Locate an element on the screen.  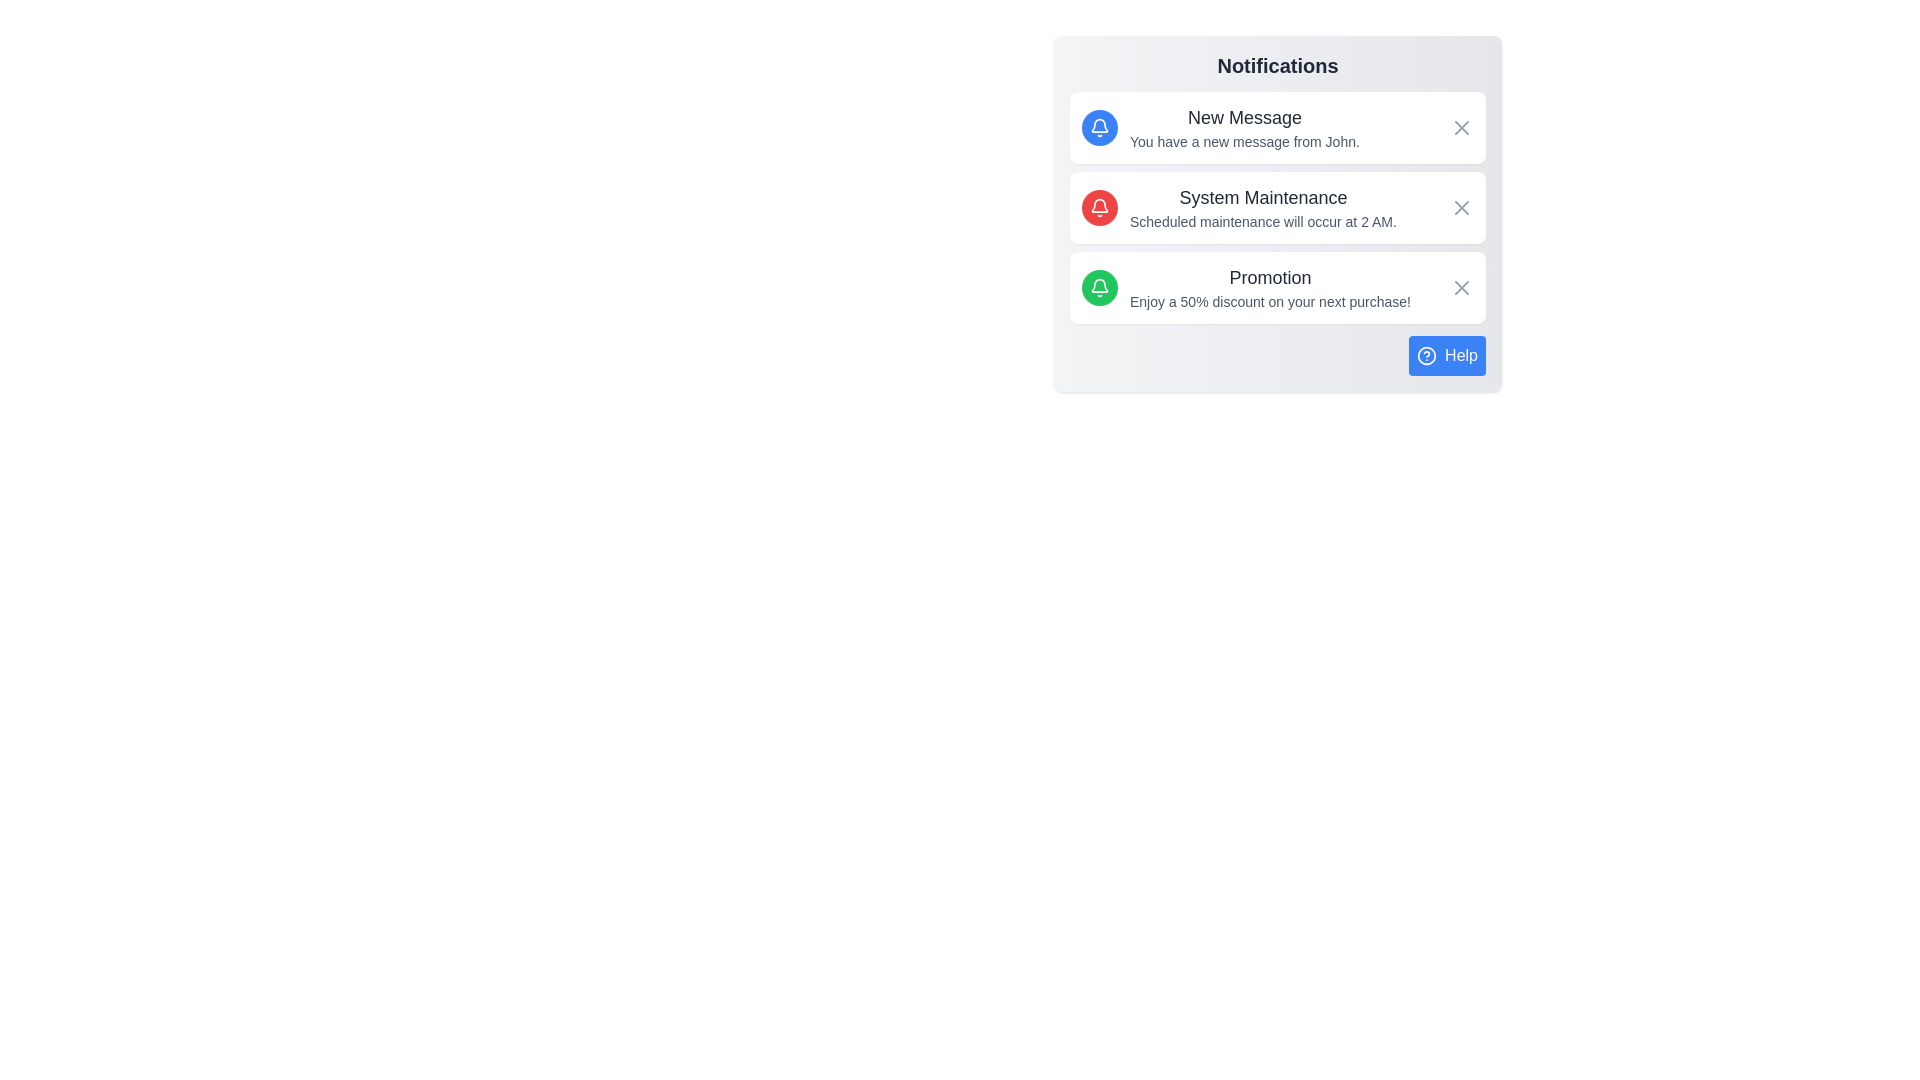
the 'X'-shaped close icon located in the top-right corner of the third notification labeled 'Promotion' is located at coordinates (1462, 288).